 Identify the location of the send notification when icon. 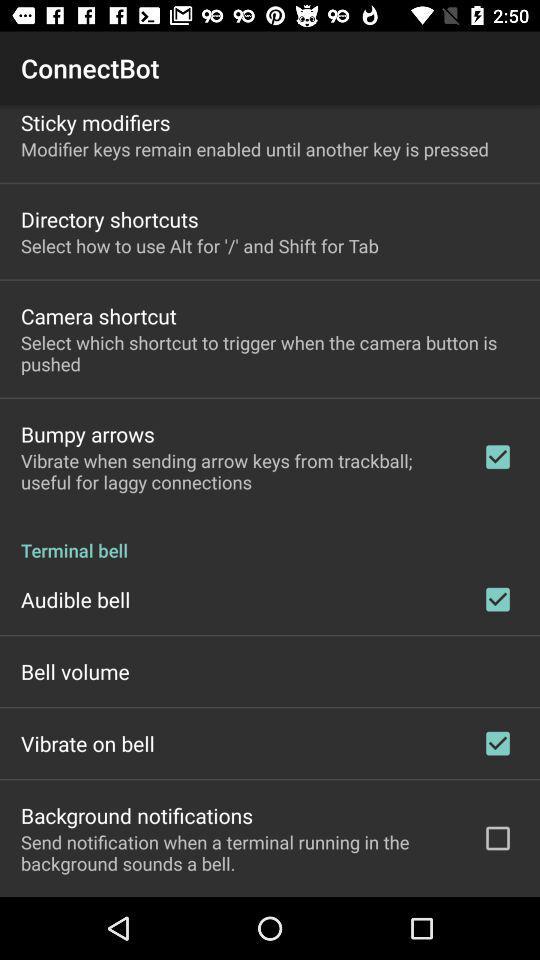
(238, 851).